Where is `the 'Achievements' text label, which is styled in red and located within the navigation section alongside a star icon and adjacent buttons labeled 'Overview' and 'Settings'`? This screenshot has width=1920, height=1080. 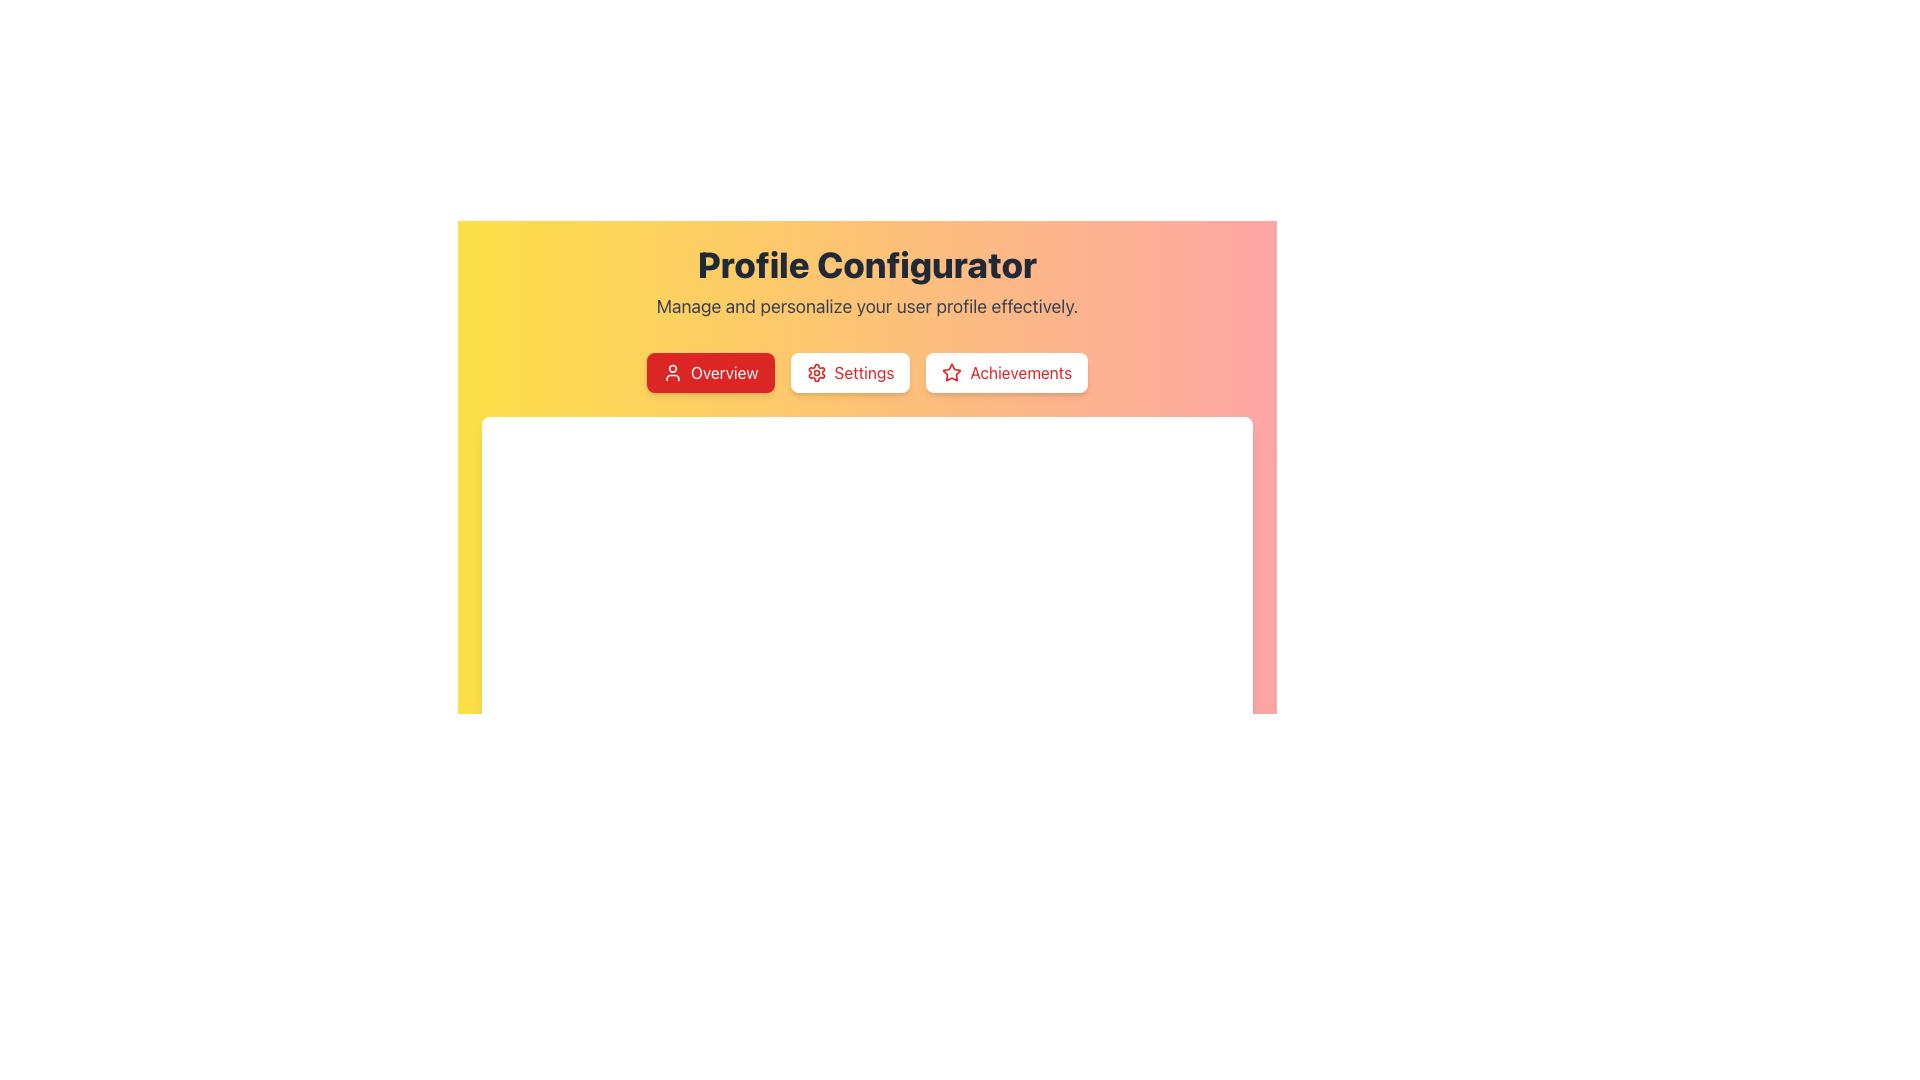 the 'Achievements' text label, which is styled in red and located within the navigation section alongside a star icon and adjacent buttons labeled 'Overview' and 'Settings' is located at coordinates (1021, 373).